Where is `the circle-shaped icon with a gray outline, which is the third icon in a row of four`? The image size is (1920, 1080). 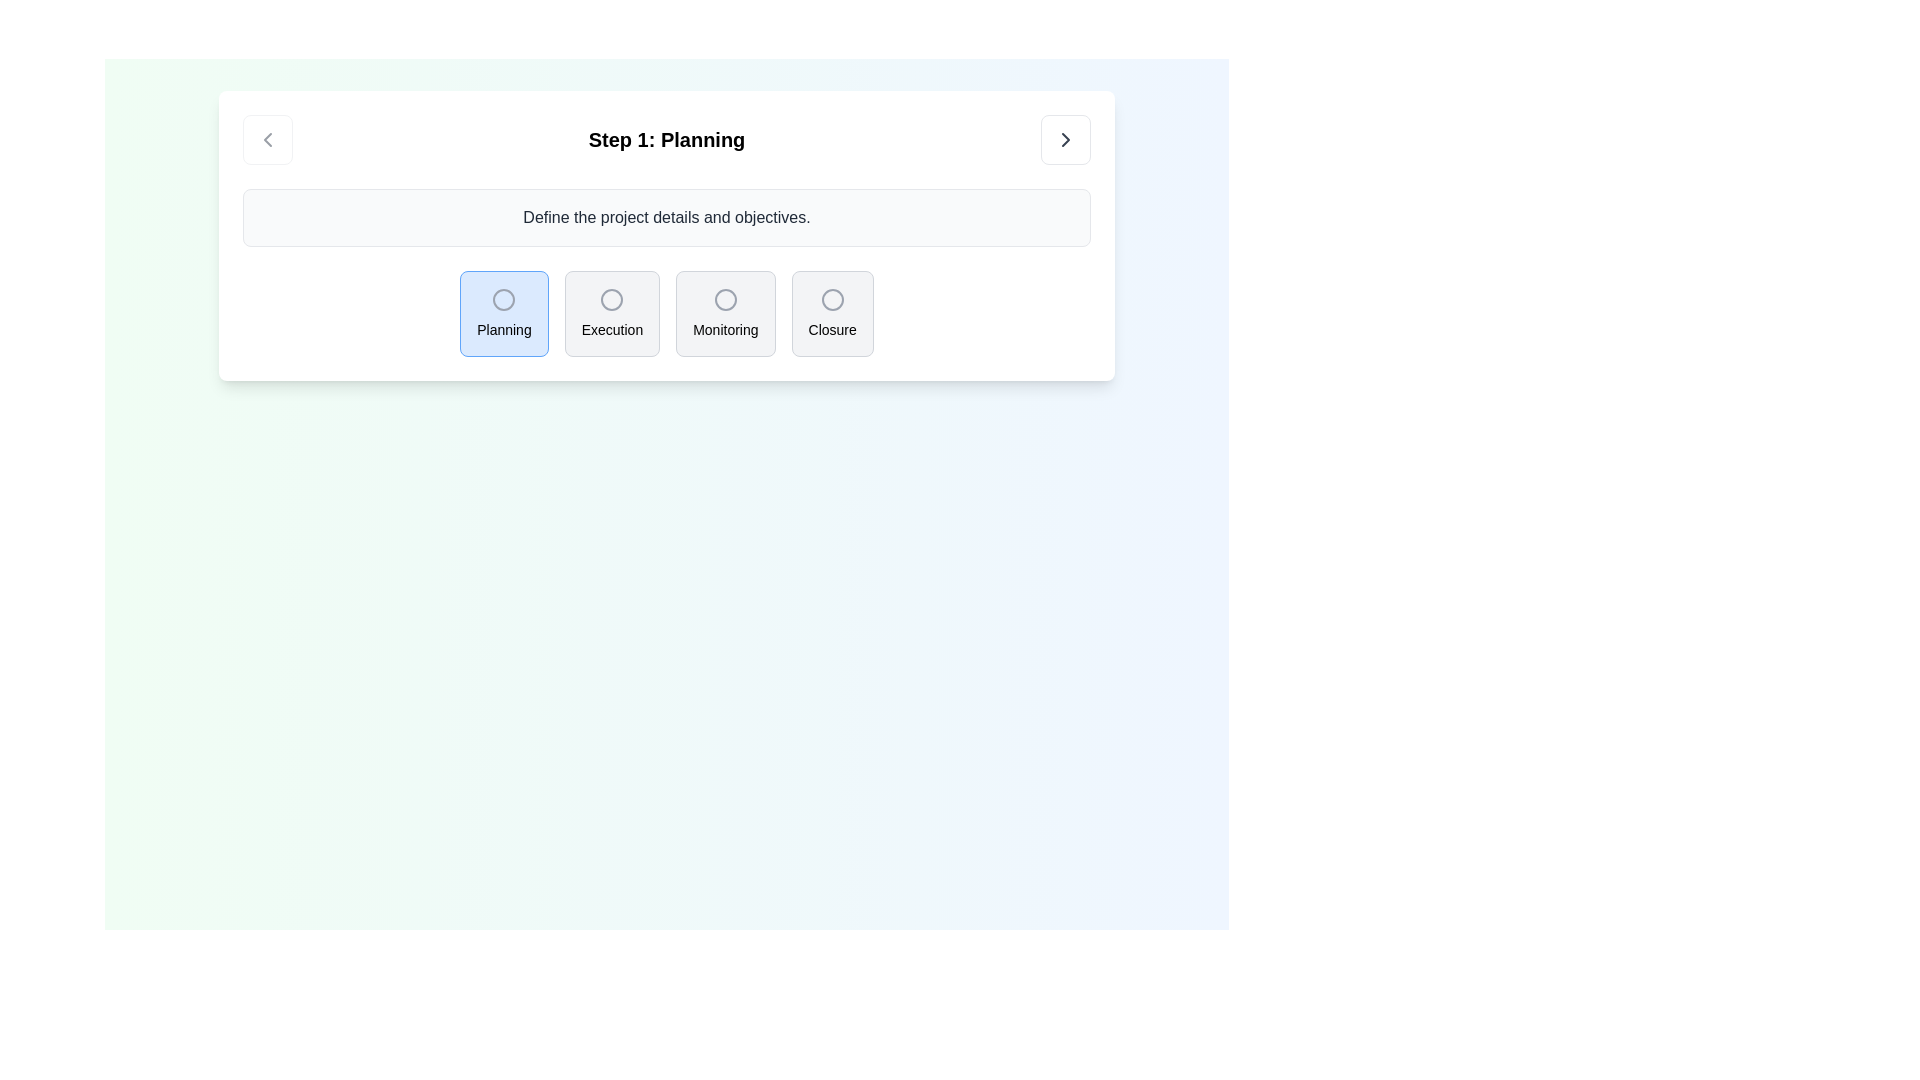 the circle-shaped icon with a gray outline, which is the third icon in a row of four is located at coordinates (724, 300).